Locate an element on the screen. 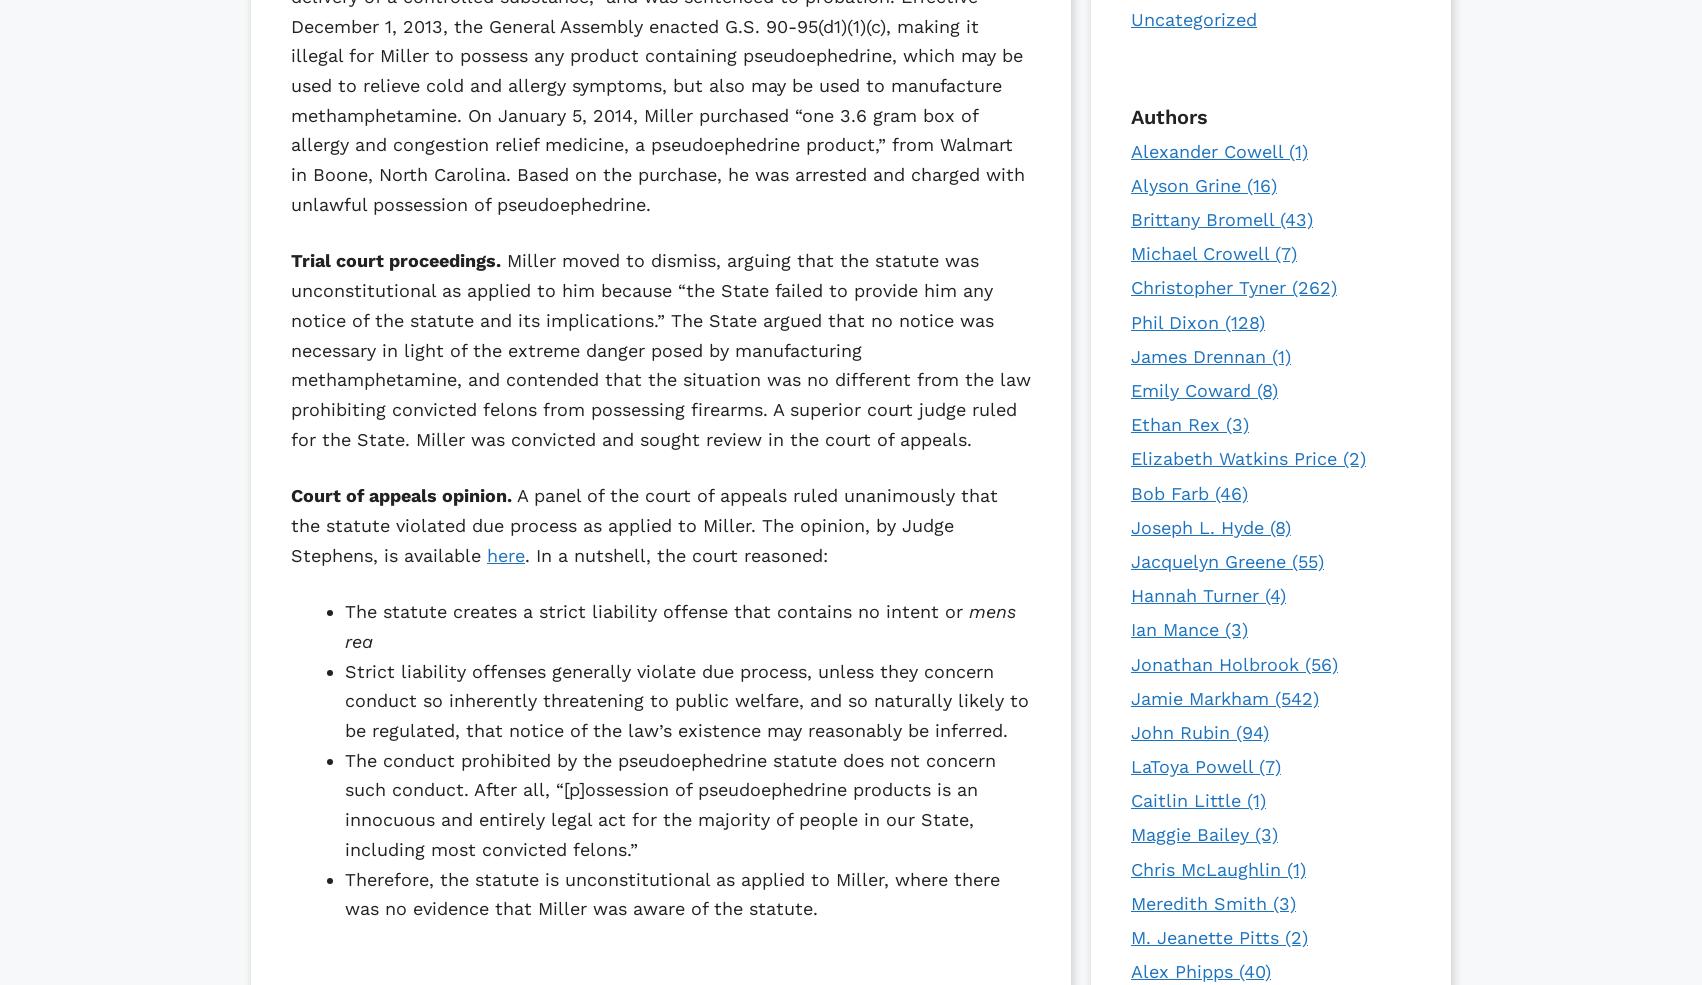 Image resolution: width=1702 pixels, height=985 pixels. 'here' is located at coordinates (505, 554).